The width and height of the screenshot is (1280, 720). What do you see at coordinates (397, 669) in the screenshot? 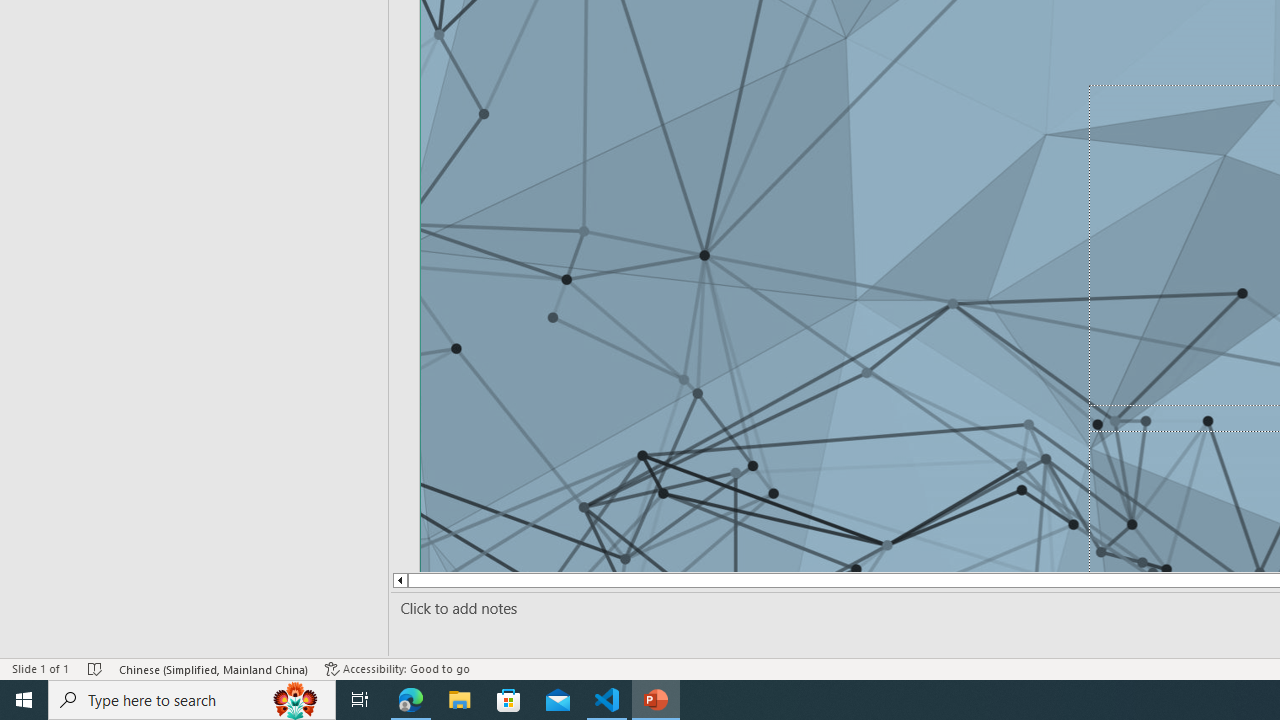
I see `'Accessibility Checker Accessibility: Good to go'` at bounding box center [397, 669].